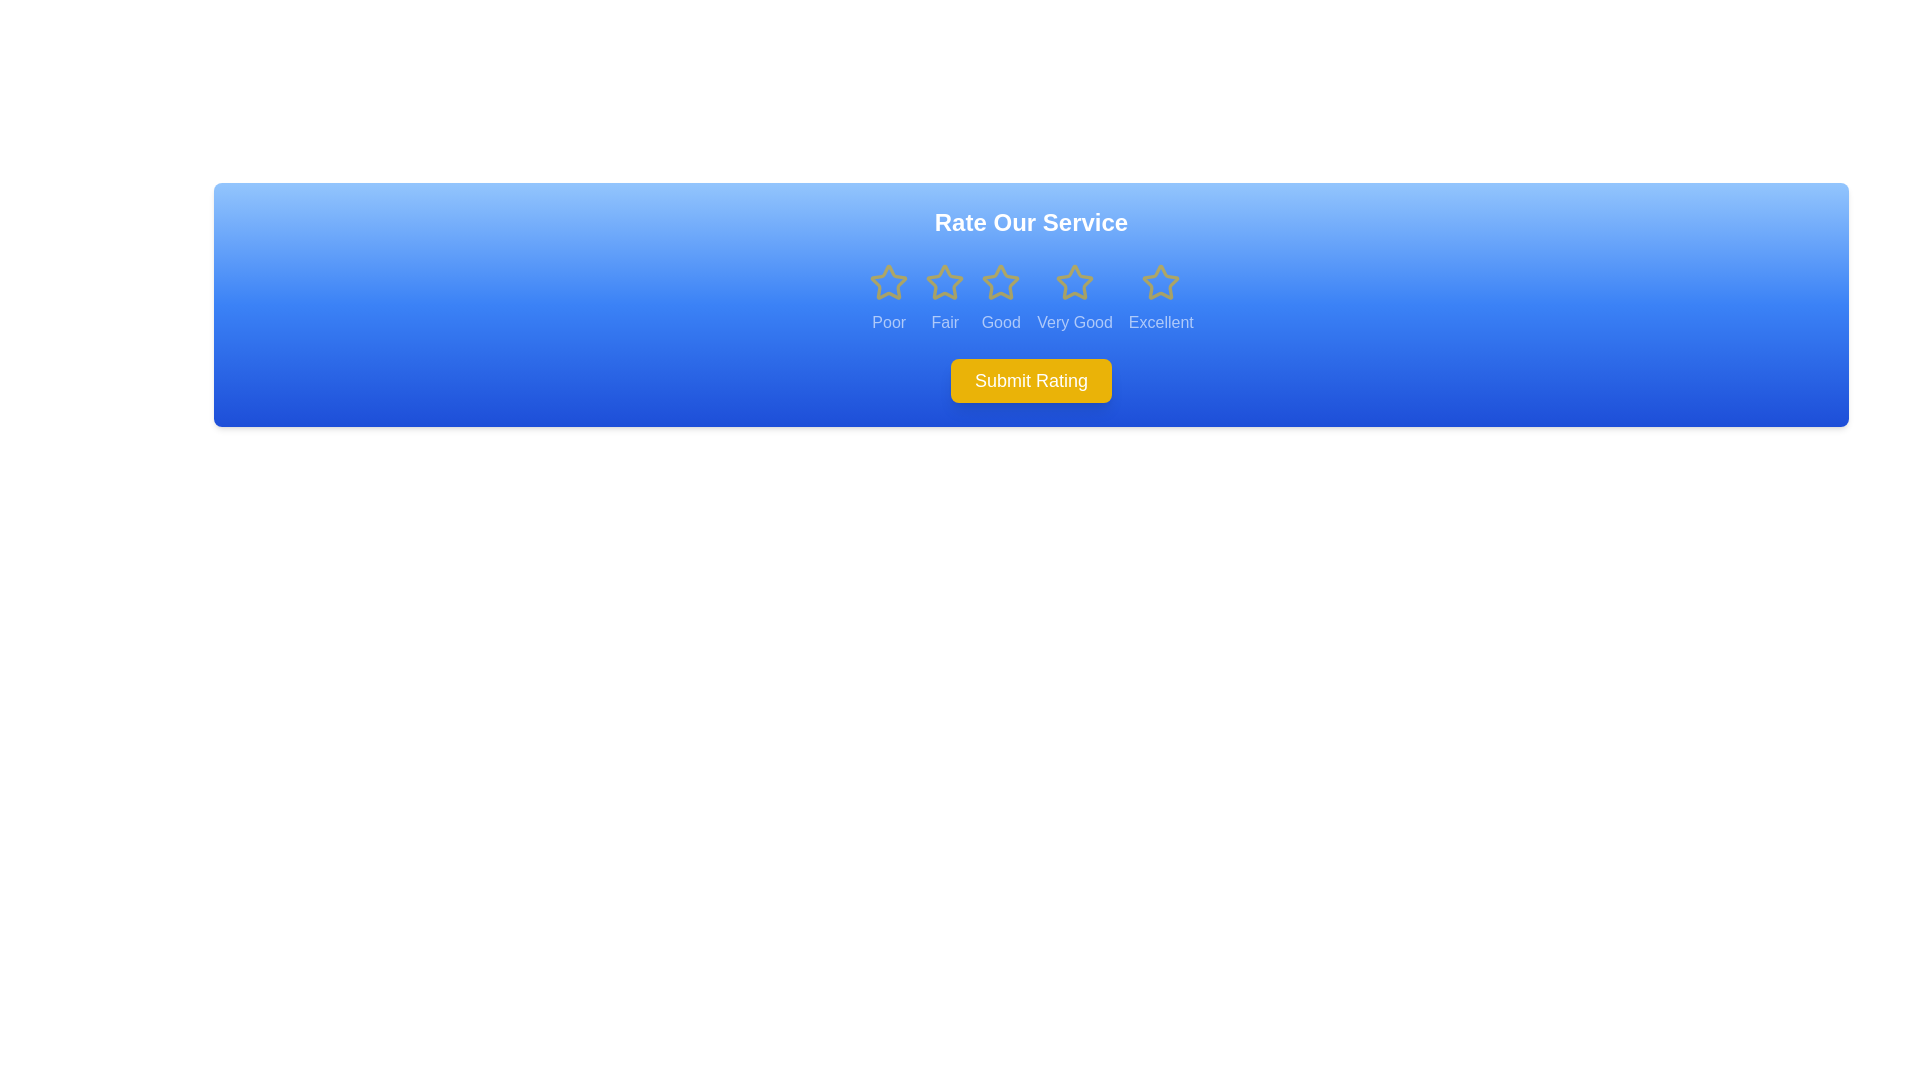  What do you see at coordinates (887, 299) in the screenshot?
I see `the 'Poor' rating option, which is the first element in the rating row located below the 'Rate Our Service' title` at bounding box center [887, 299].